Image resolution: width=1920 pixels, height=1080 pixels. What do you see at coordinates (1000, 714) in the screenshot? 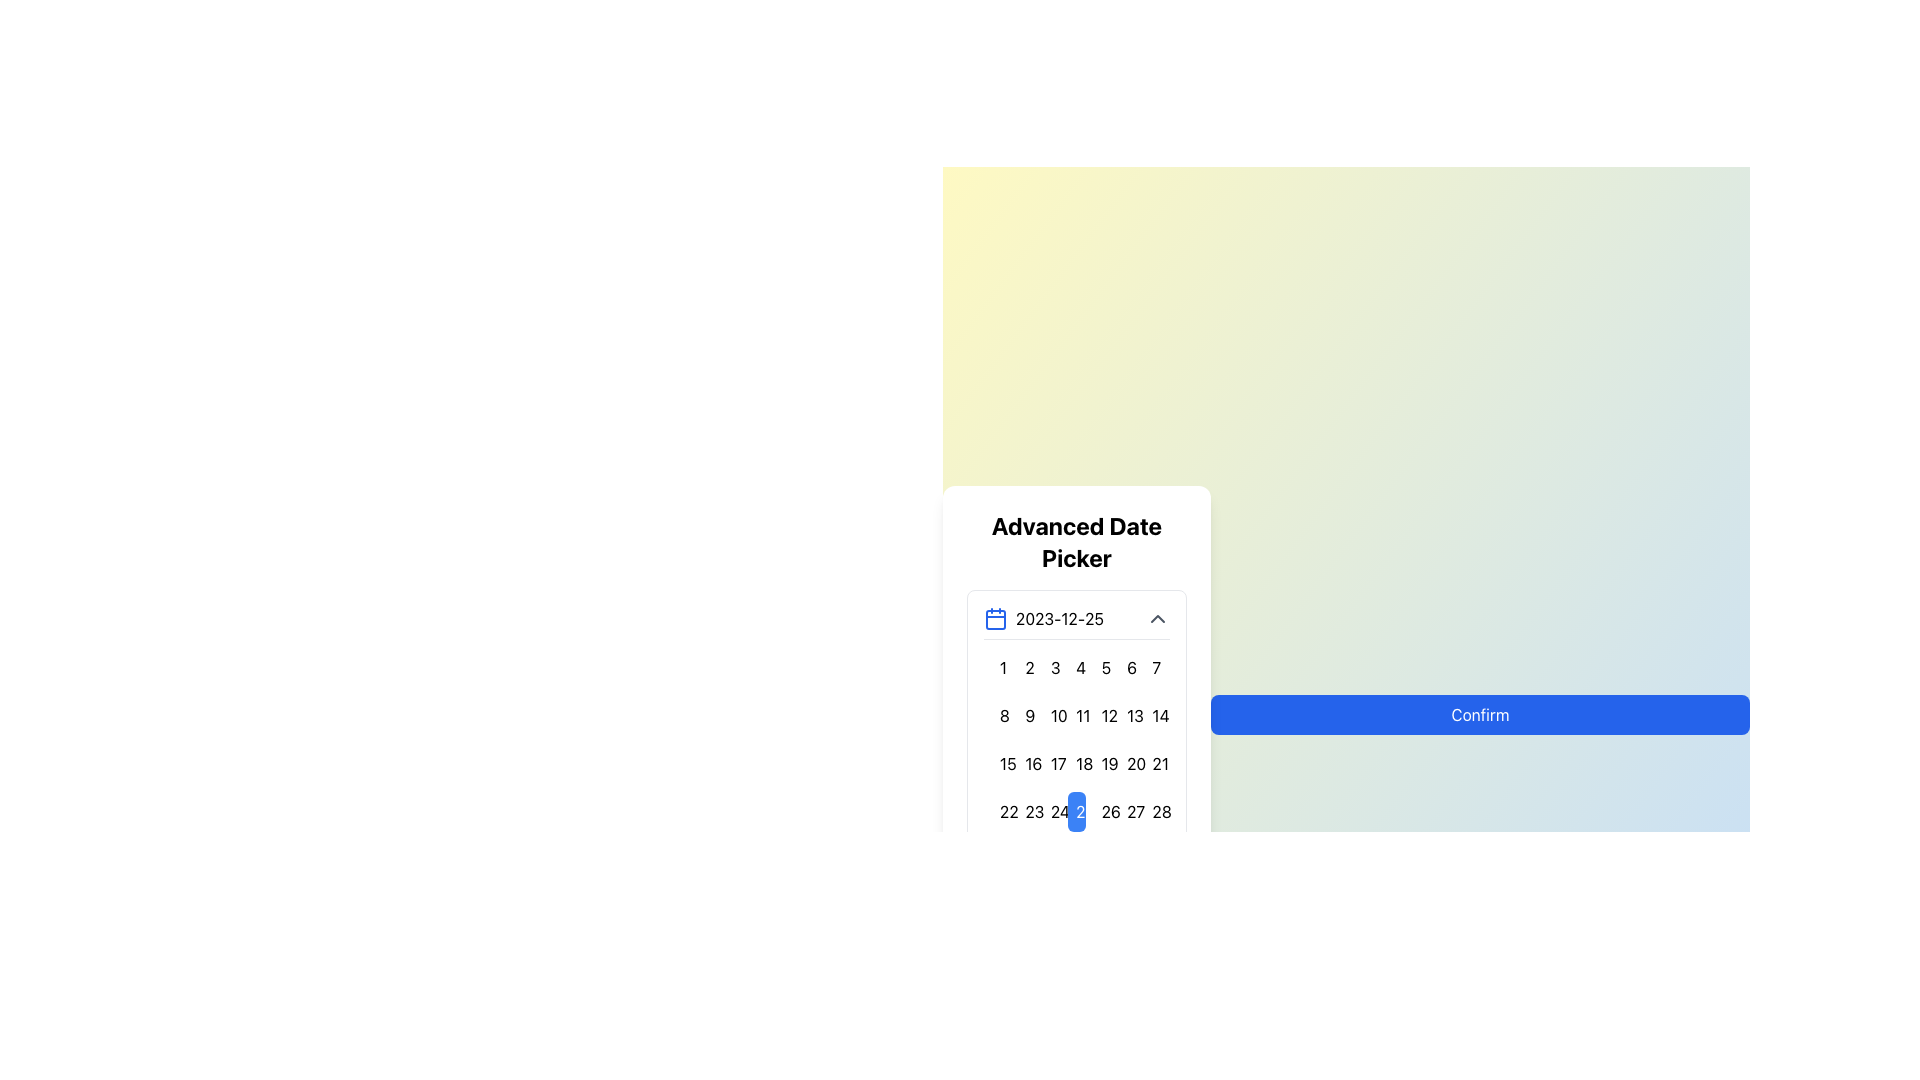
I see `the button representing the calendar date '8'` at bounding box center [1000, 714].